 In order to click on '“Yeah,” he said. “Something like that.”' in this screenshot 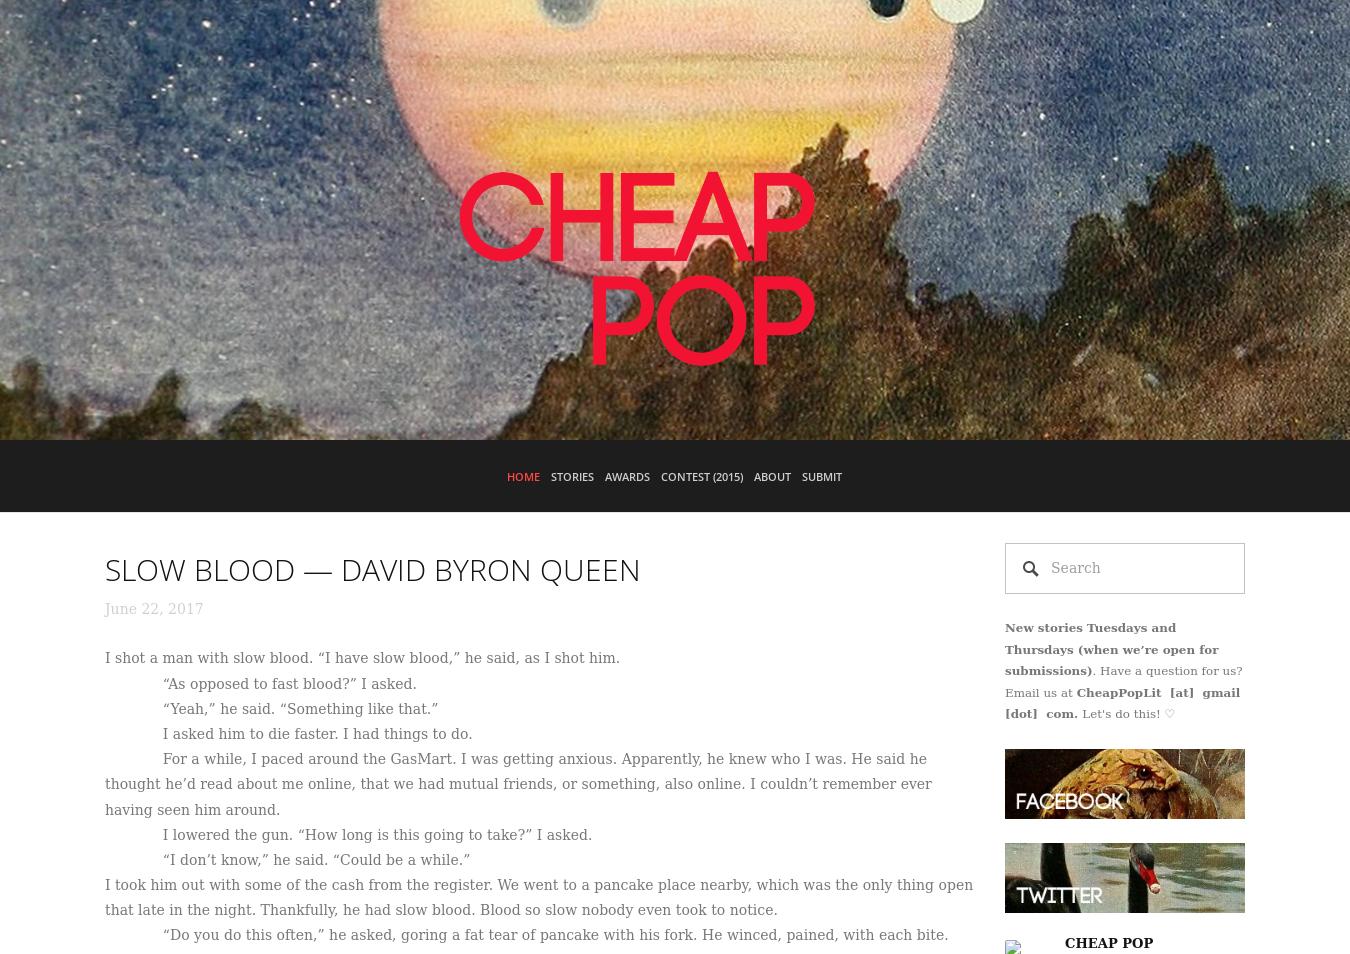, I will do `click(270, 706)`.